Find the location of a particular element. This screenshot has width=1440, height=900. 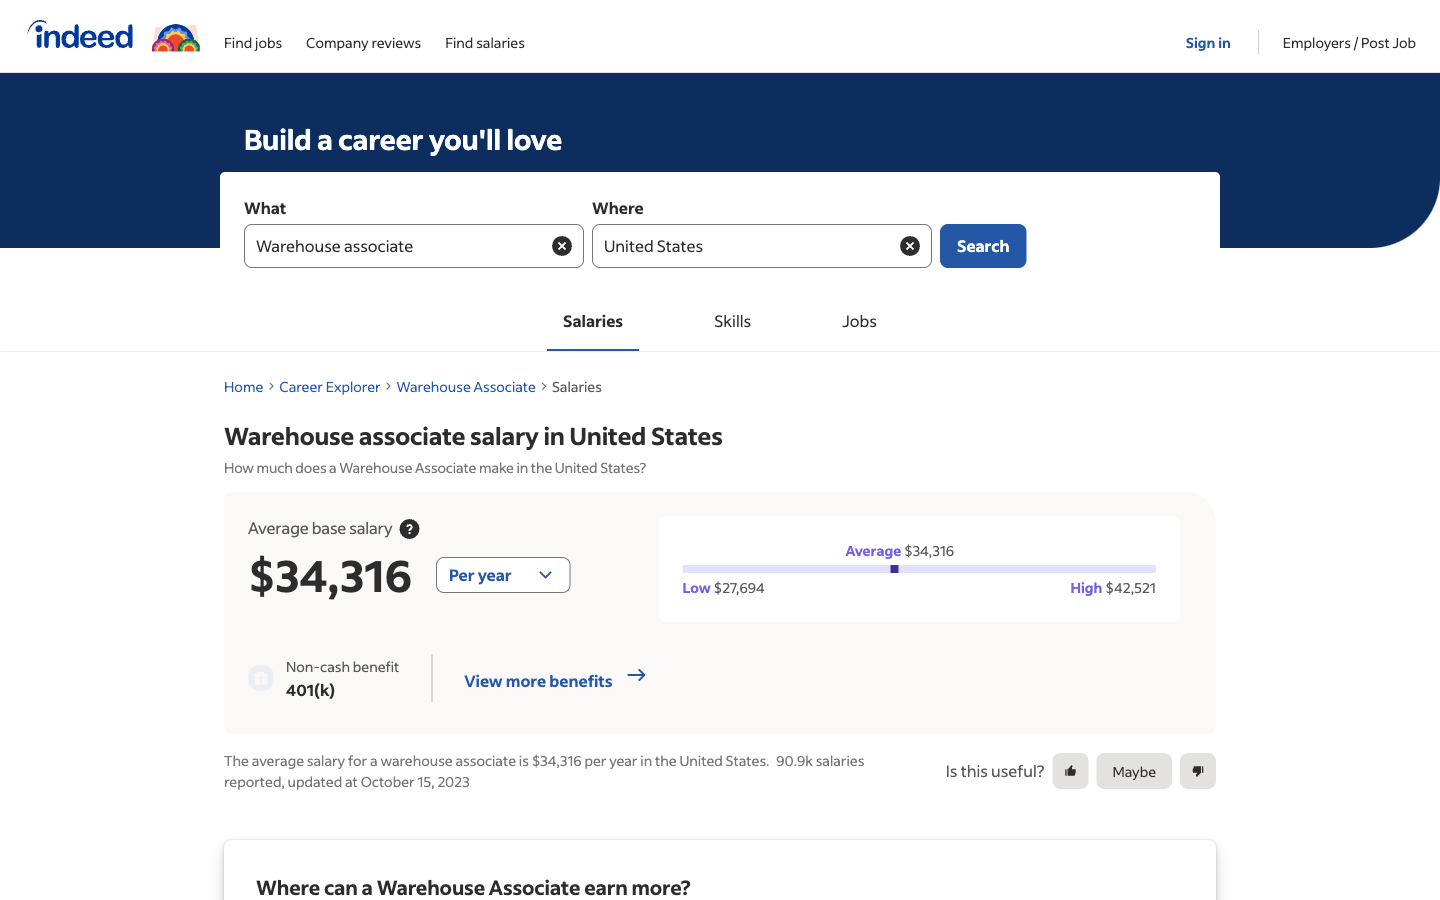

Return to the Warehouse Associate Page is located at coordinates (466, 386).